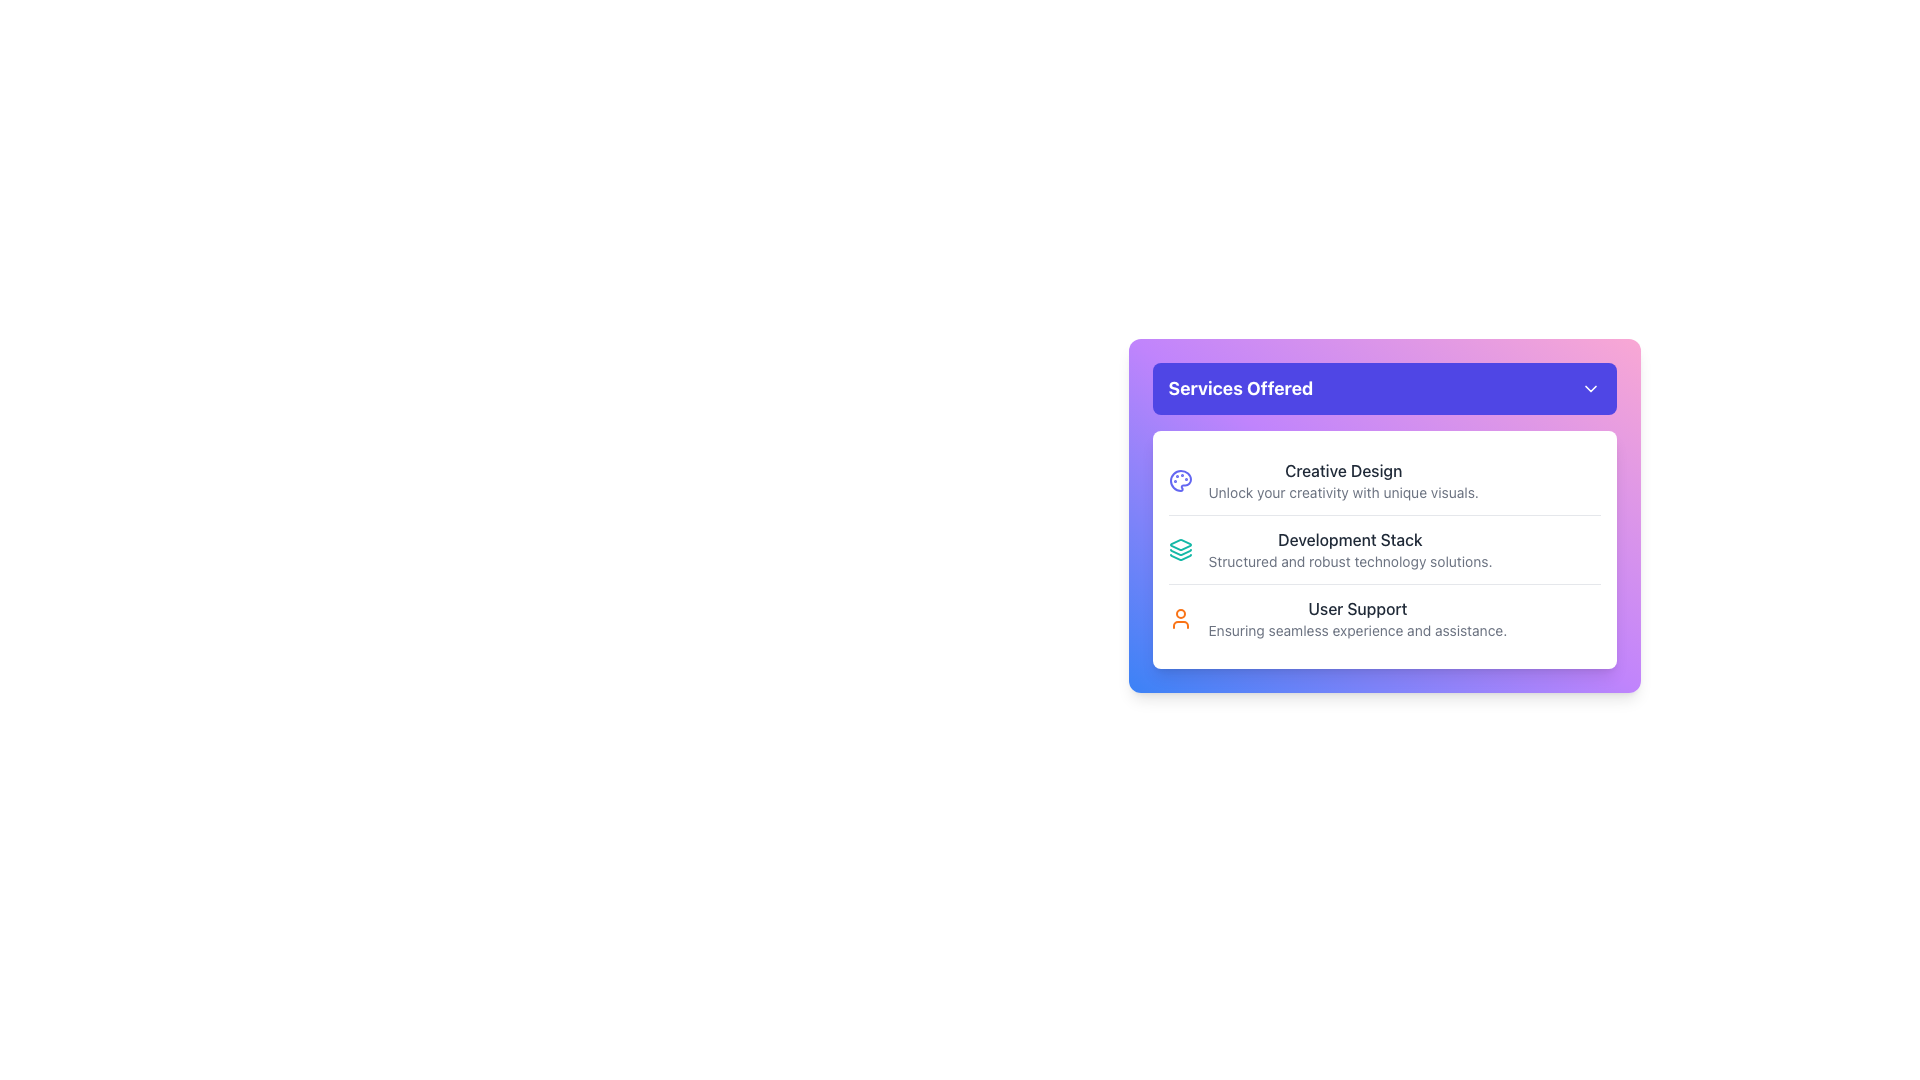  I want to click on the Dropdown toggle button located at the top of the colorful card, so click(1383, 389).